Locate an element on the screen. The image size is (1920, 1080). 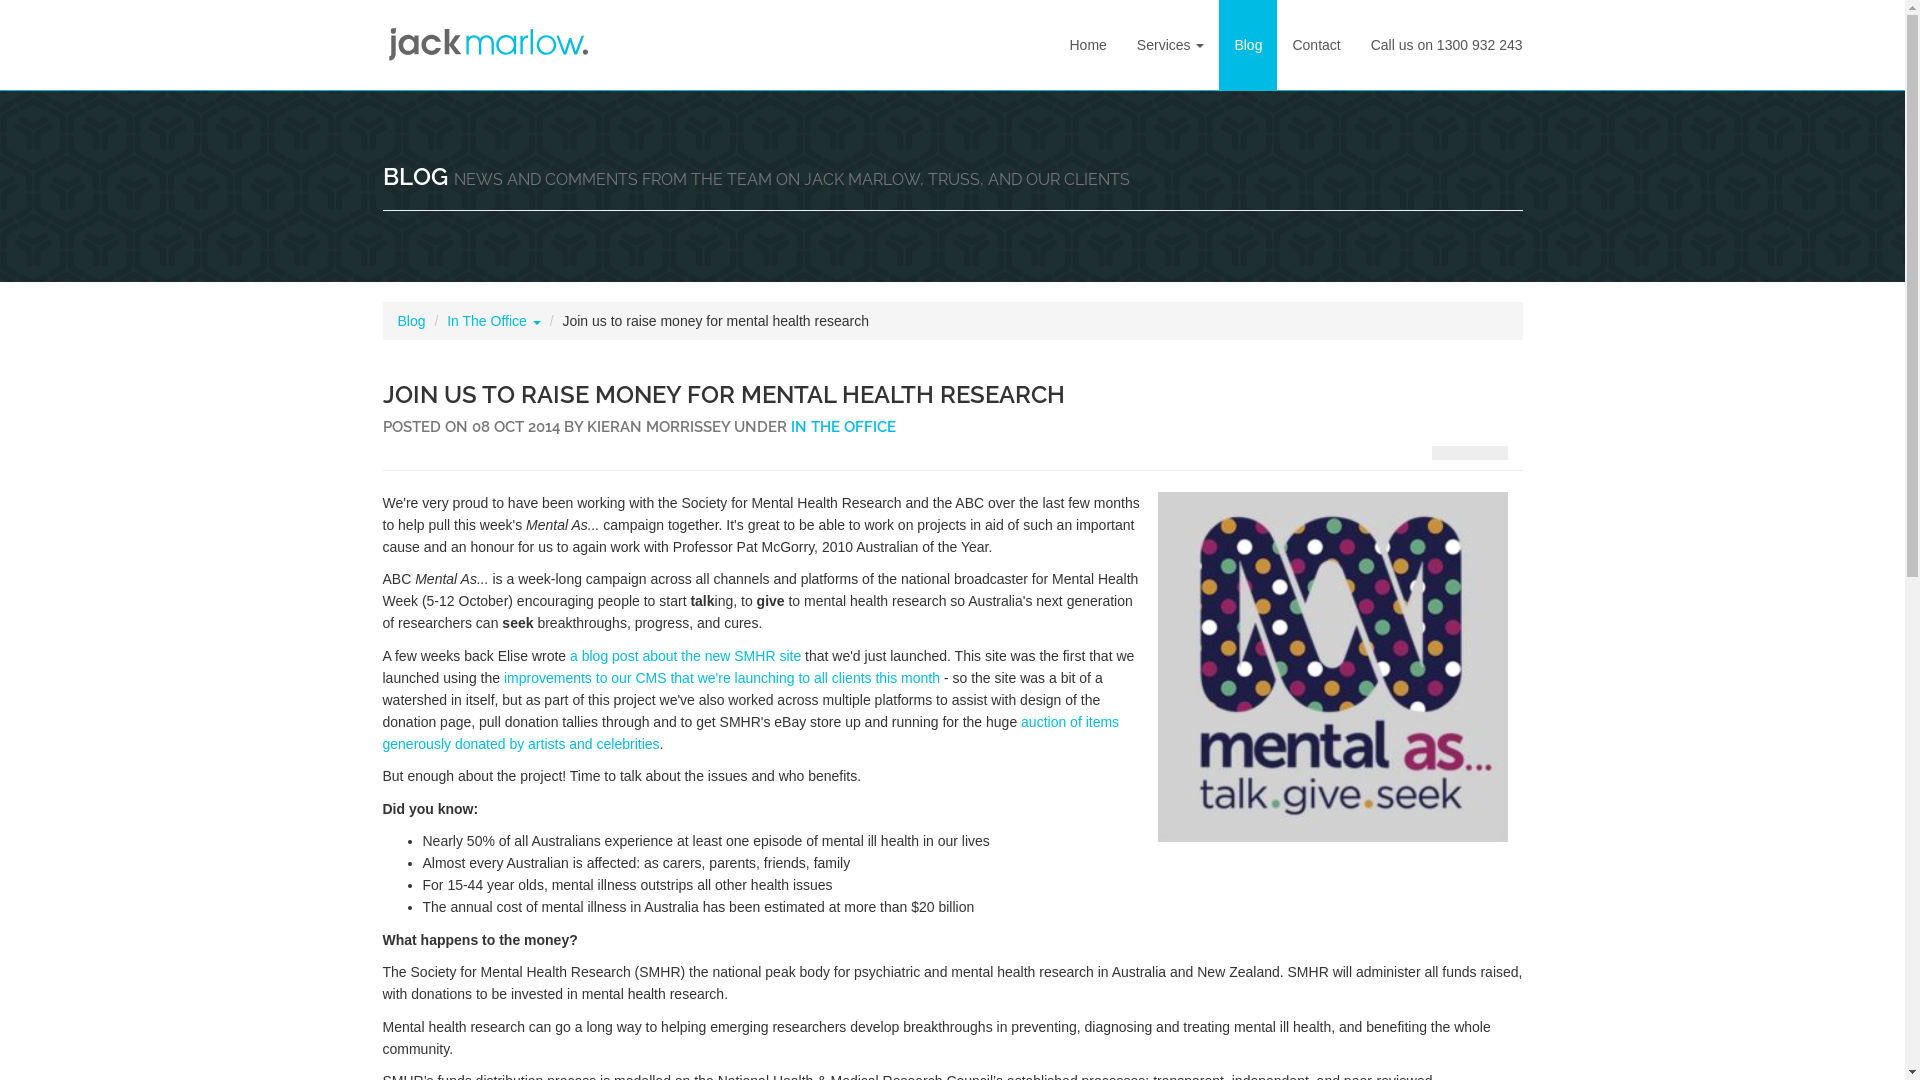
'Share on Google+' is located at coordinates (1468, 452).